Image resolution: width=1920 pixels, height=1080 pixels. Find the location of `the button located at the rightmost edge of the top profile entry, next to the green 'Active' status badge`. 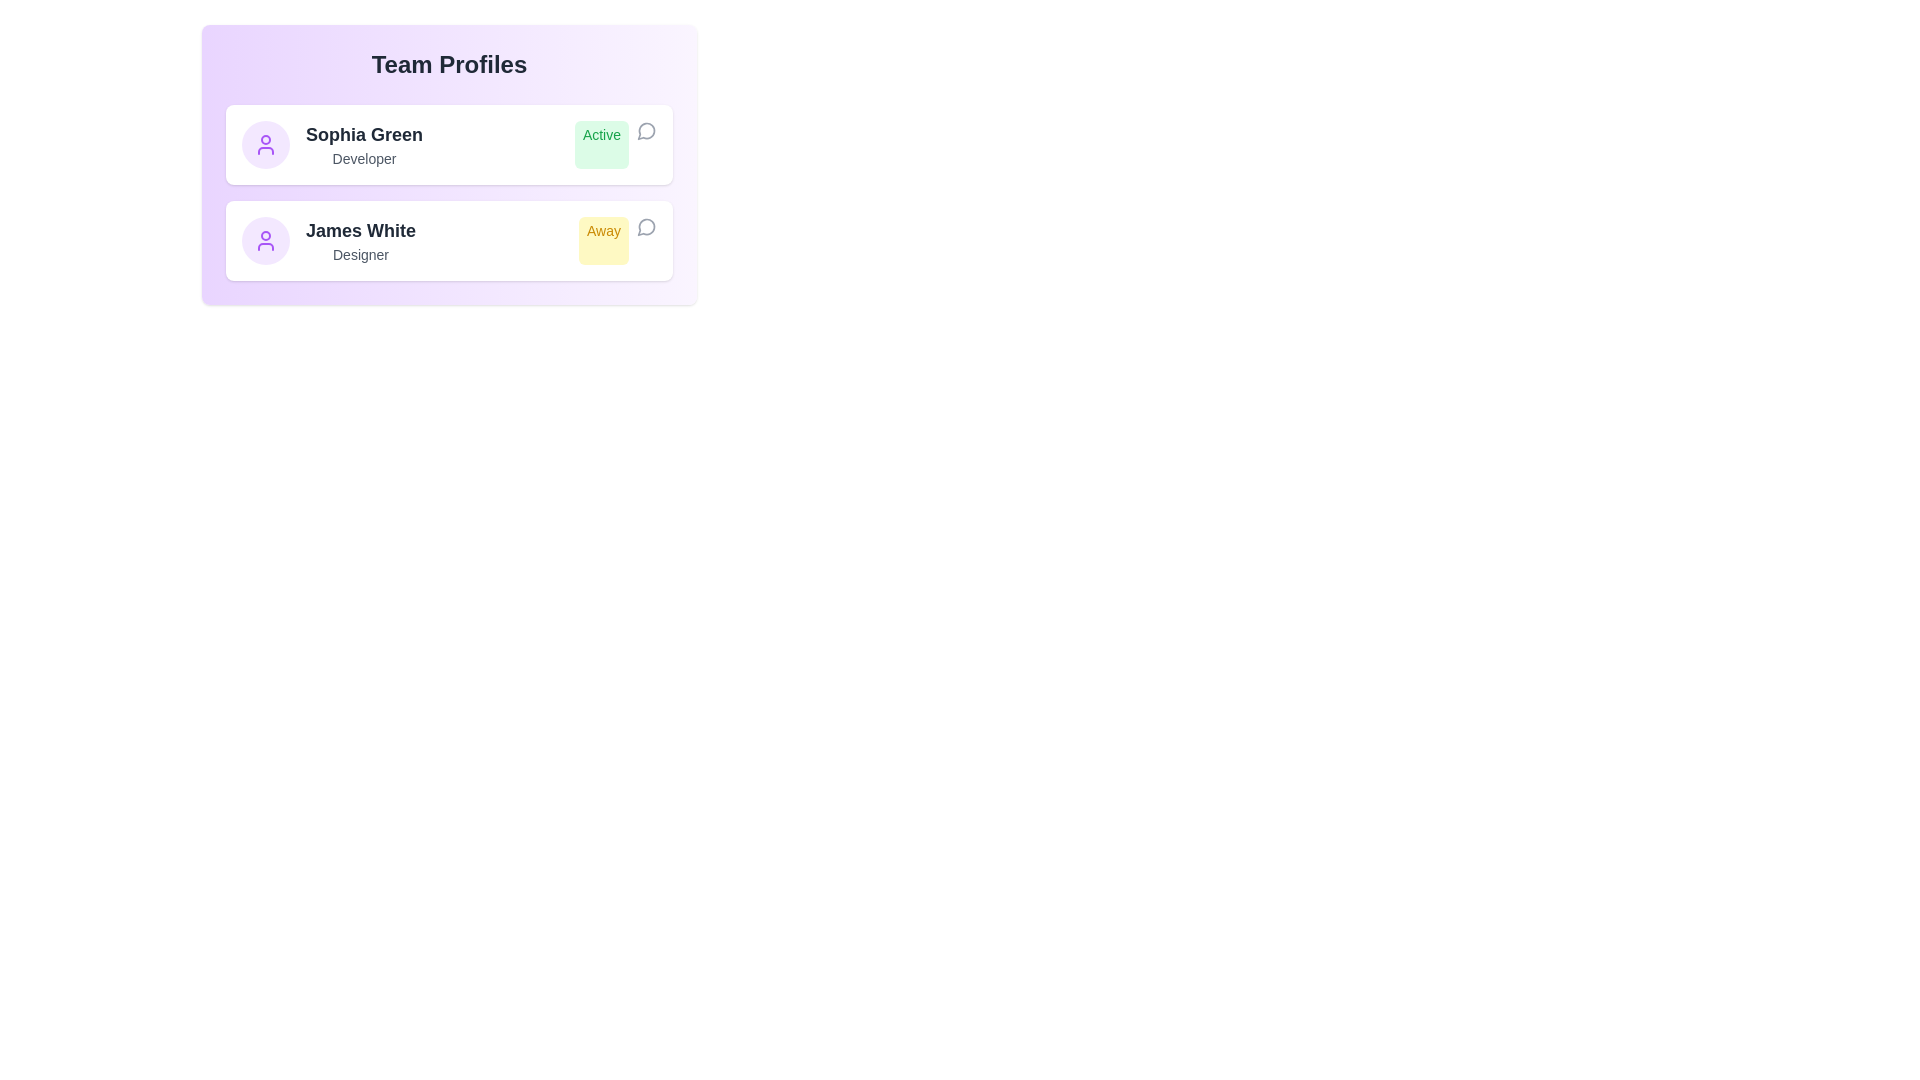

the button located at the rightmost edge of the top profile entry, next to the green 'Active' status badge is located at coordinates (646, 131).